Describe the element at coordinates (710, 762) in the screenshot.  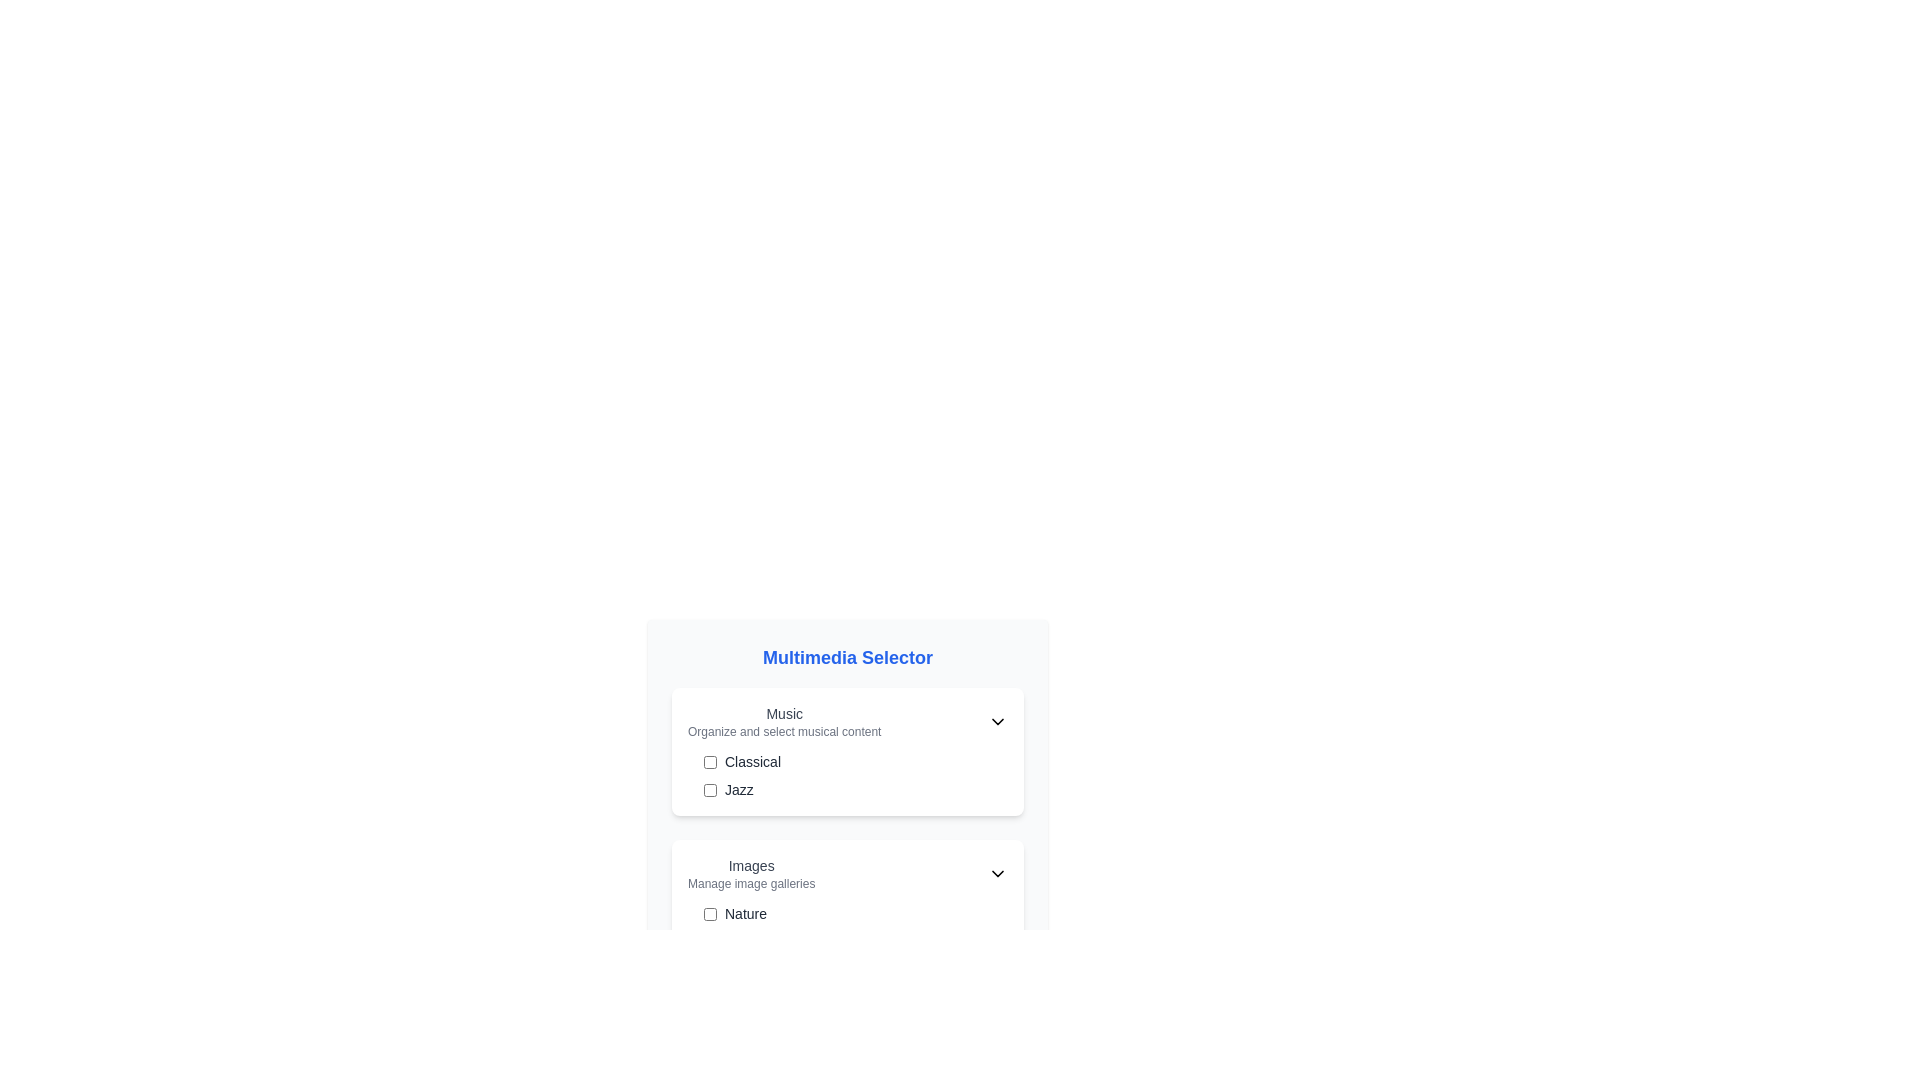
I see `the checkbox for the 'Classical' genre in the 'Music' section` at that location.